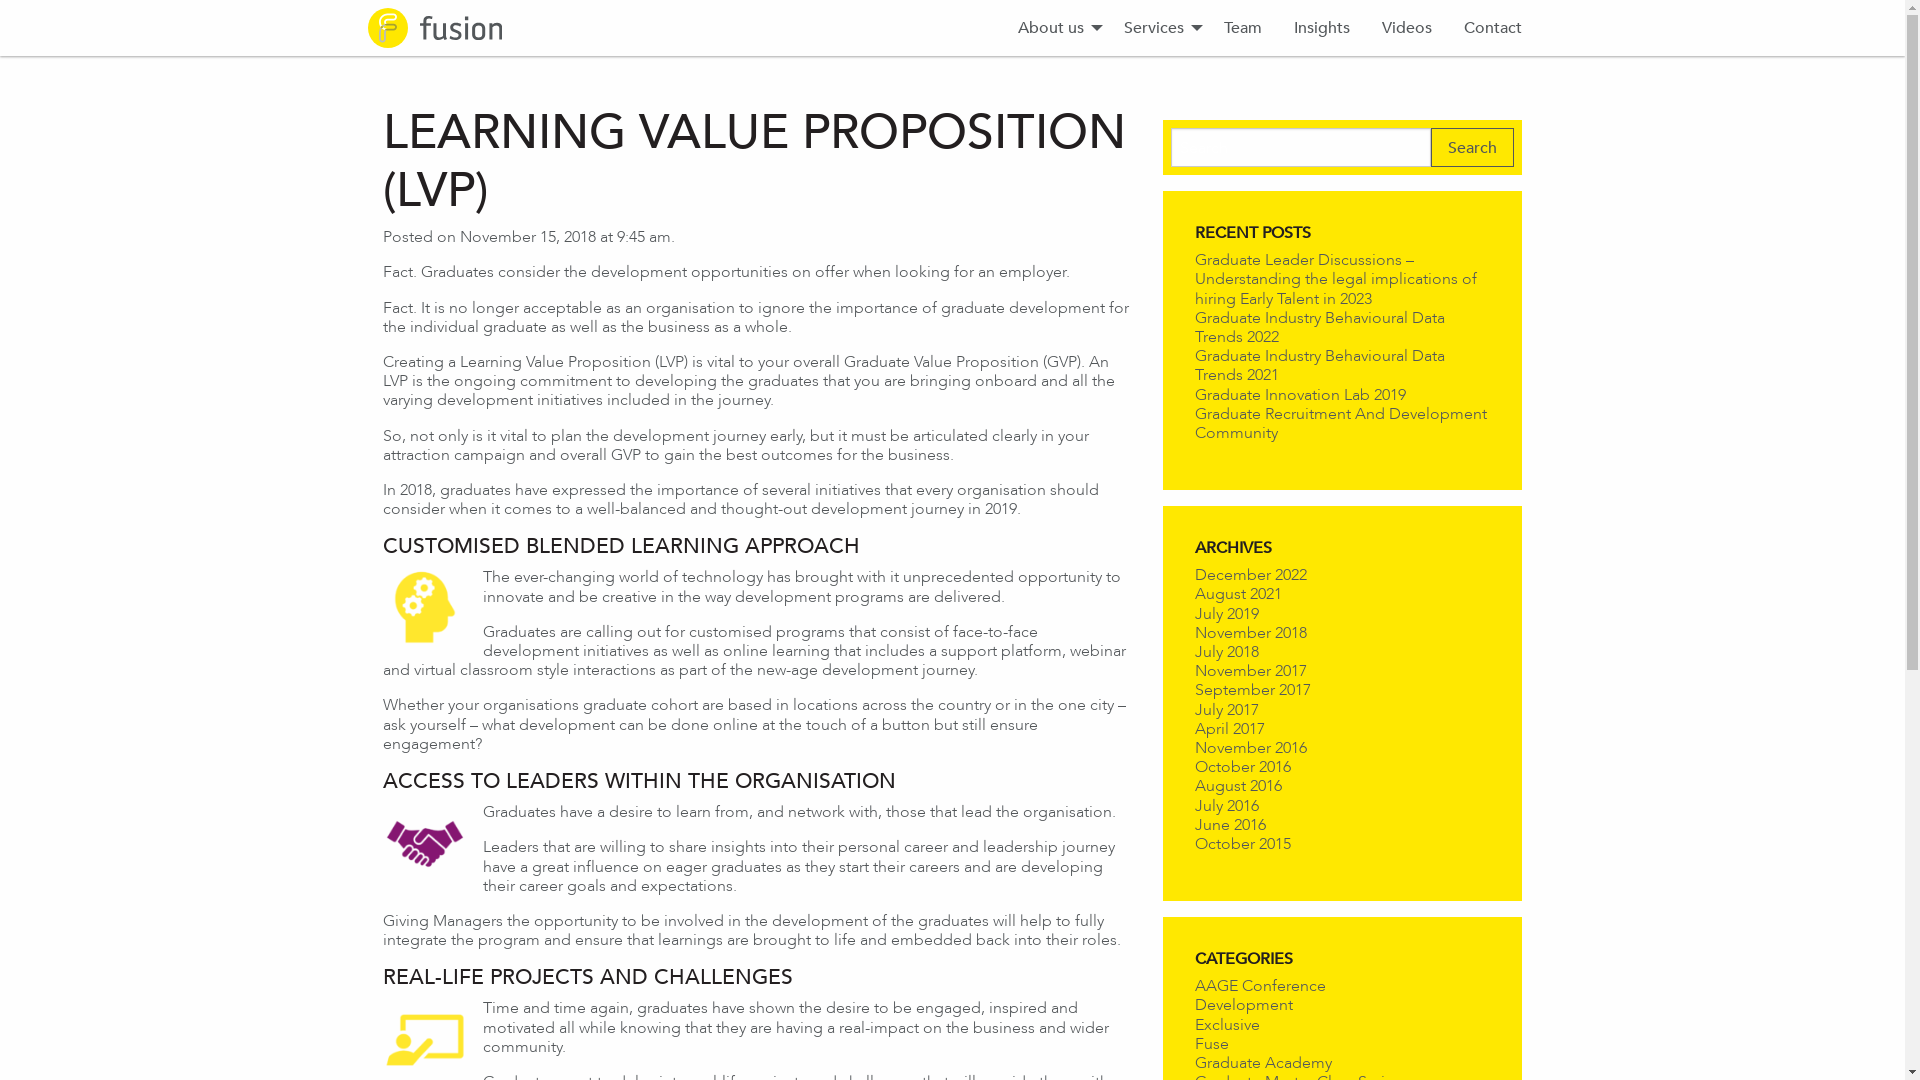  What do you see at coordinates (1258, 984) in the screenshot?
I see `'AAGE Conference'` at bounding box center [1258, 984].